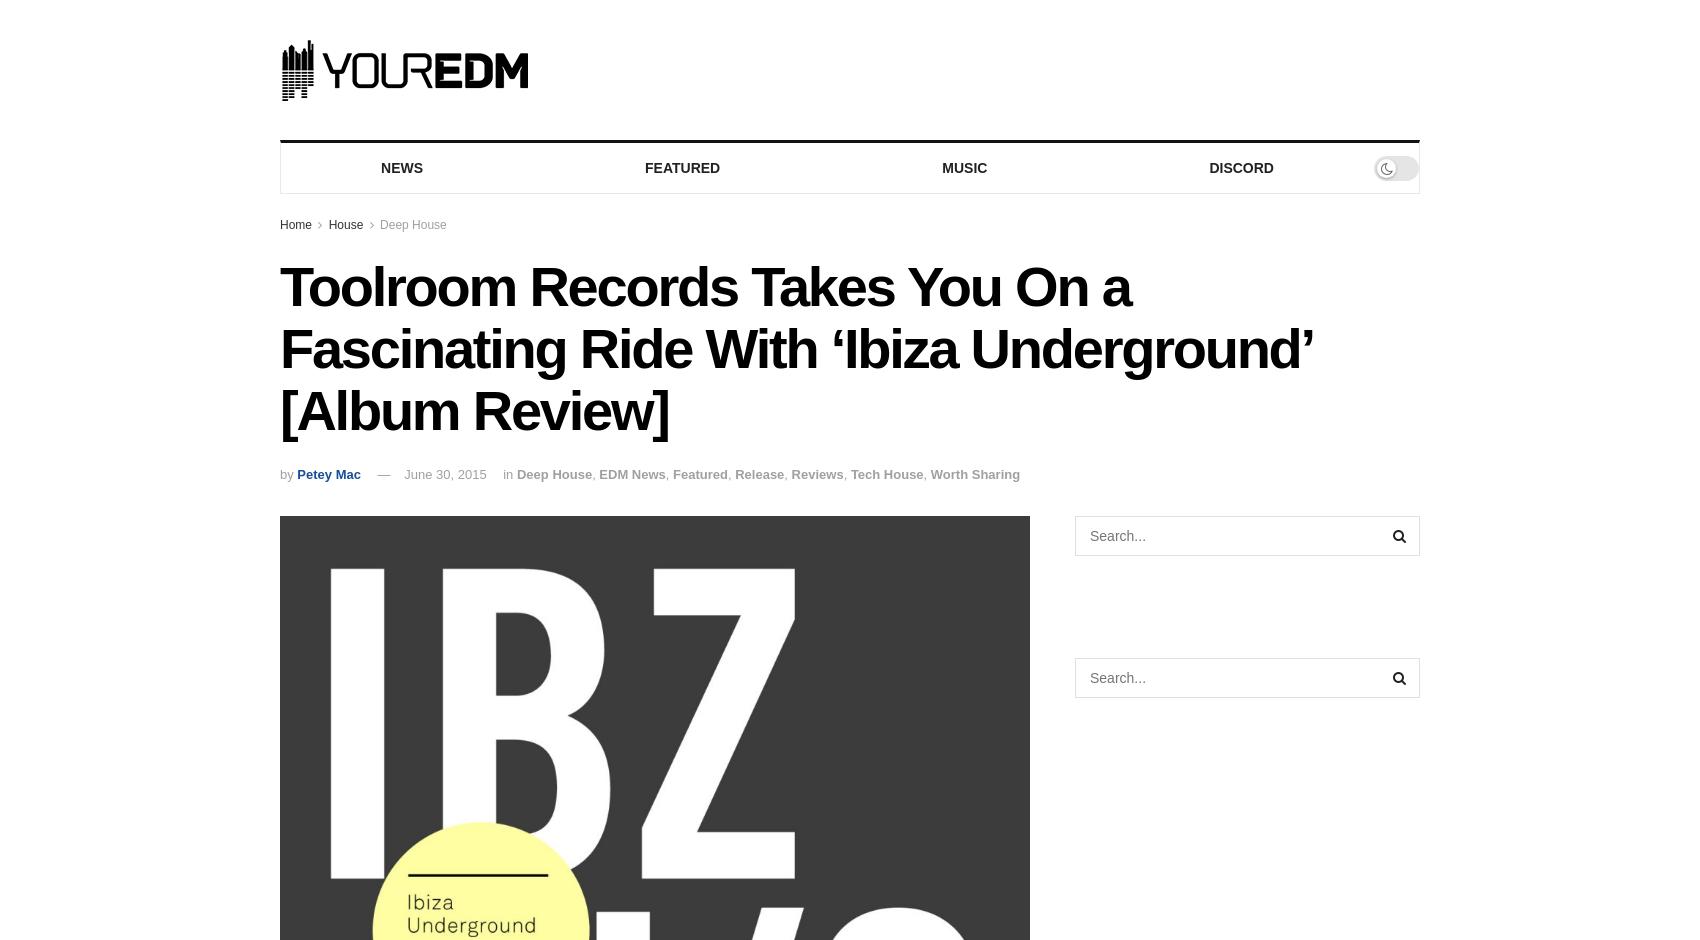  Describe the element at coordinates (886, 473) in the screenshot. I see `'Tech House'` at that location.